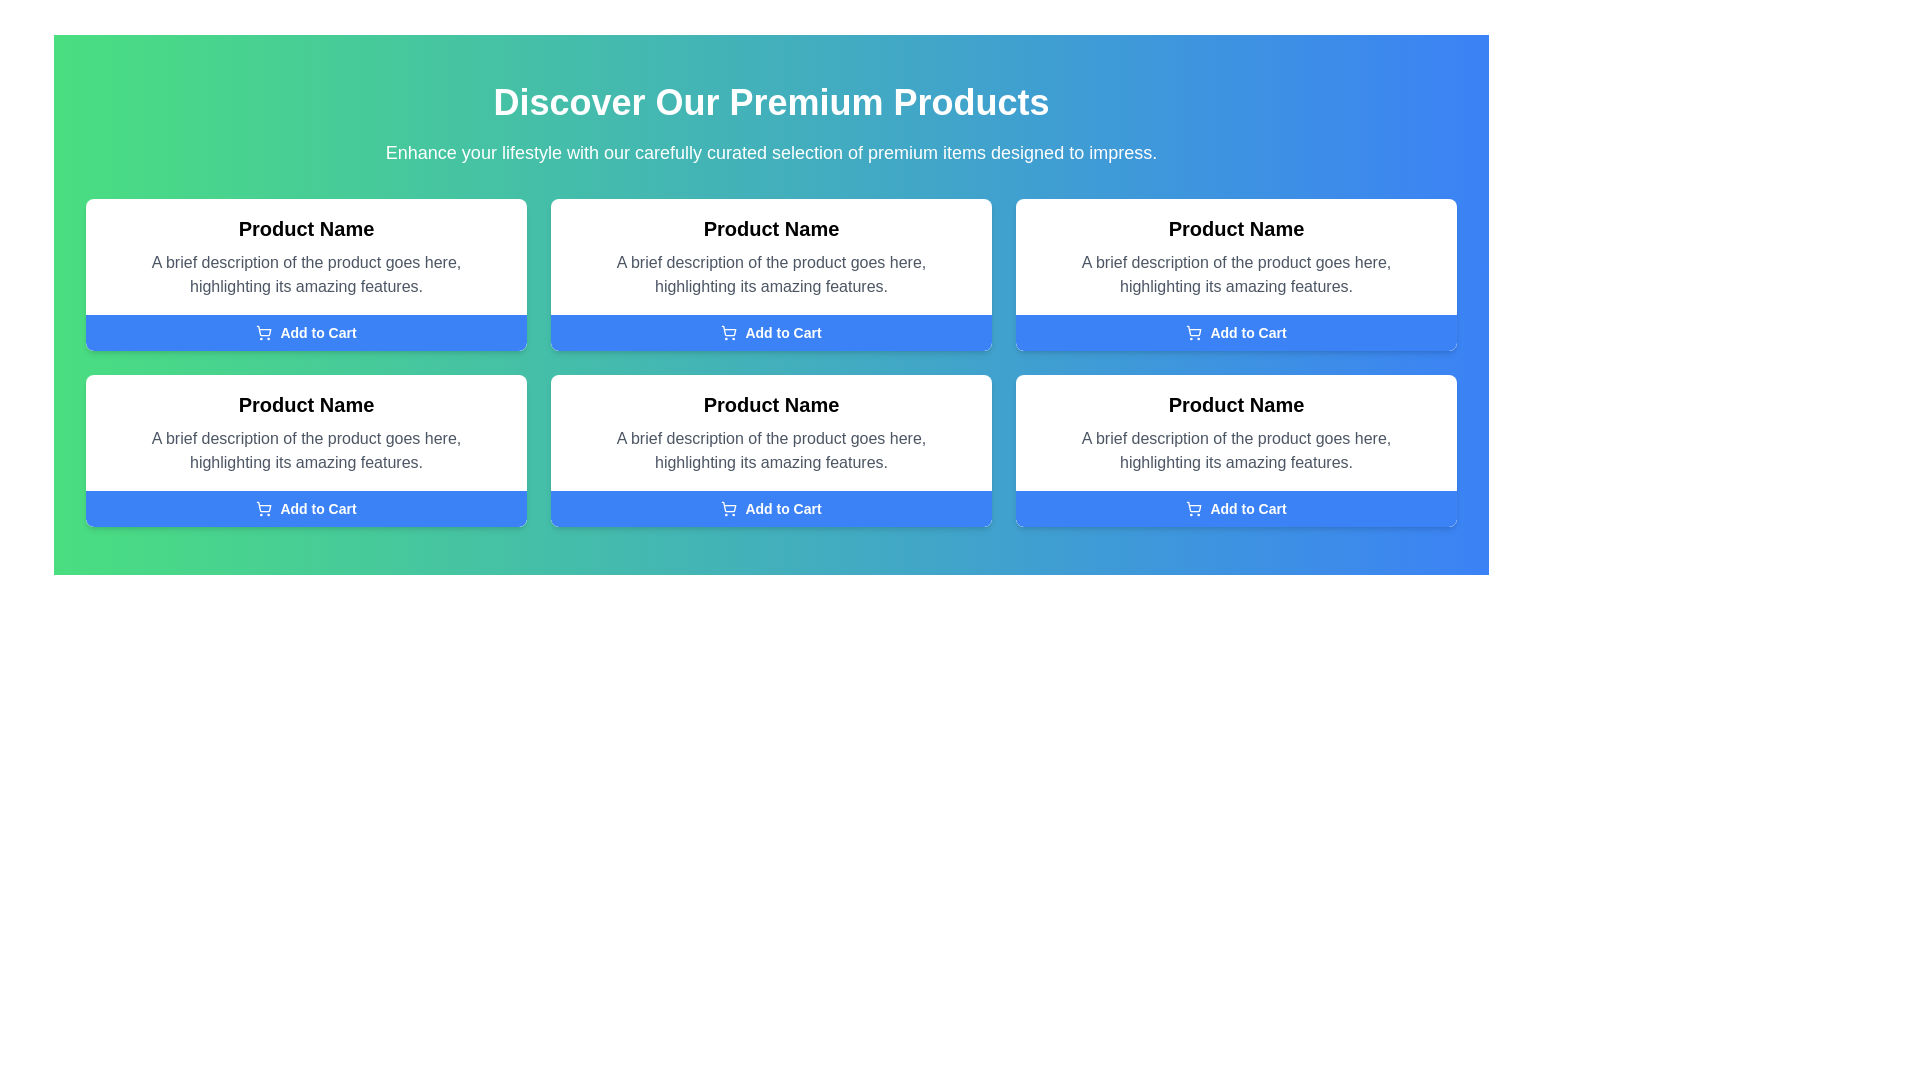  Describe the element at coordinates (1235, 256) in the screenshot. I see `product details displayed in the informational text block located at the top-right of the six featured product cards` at that location.